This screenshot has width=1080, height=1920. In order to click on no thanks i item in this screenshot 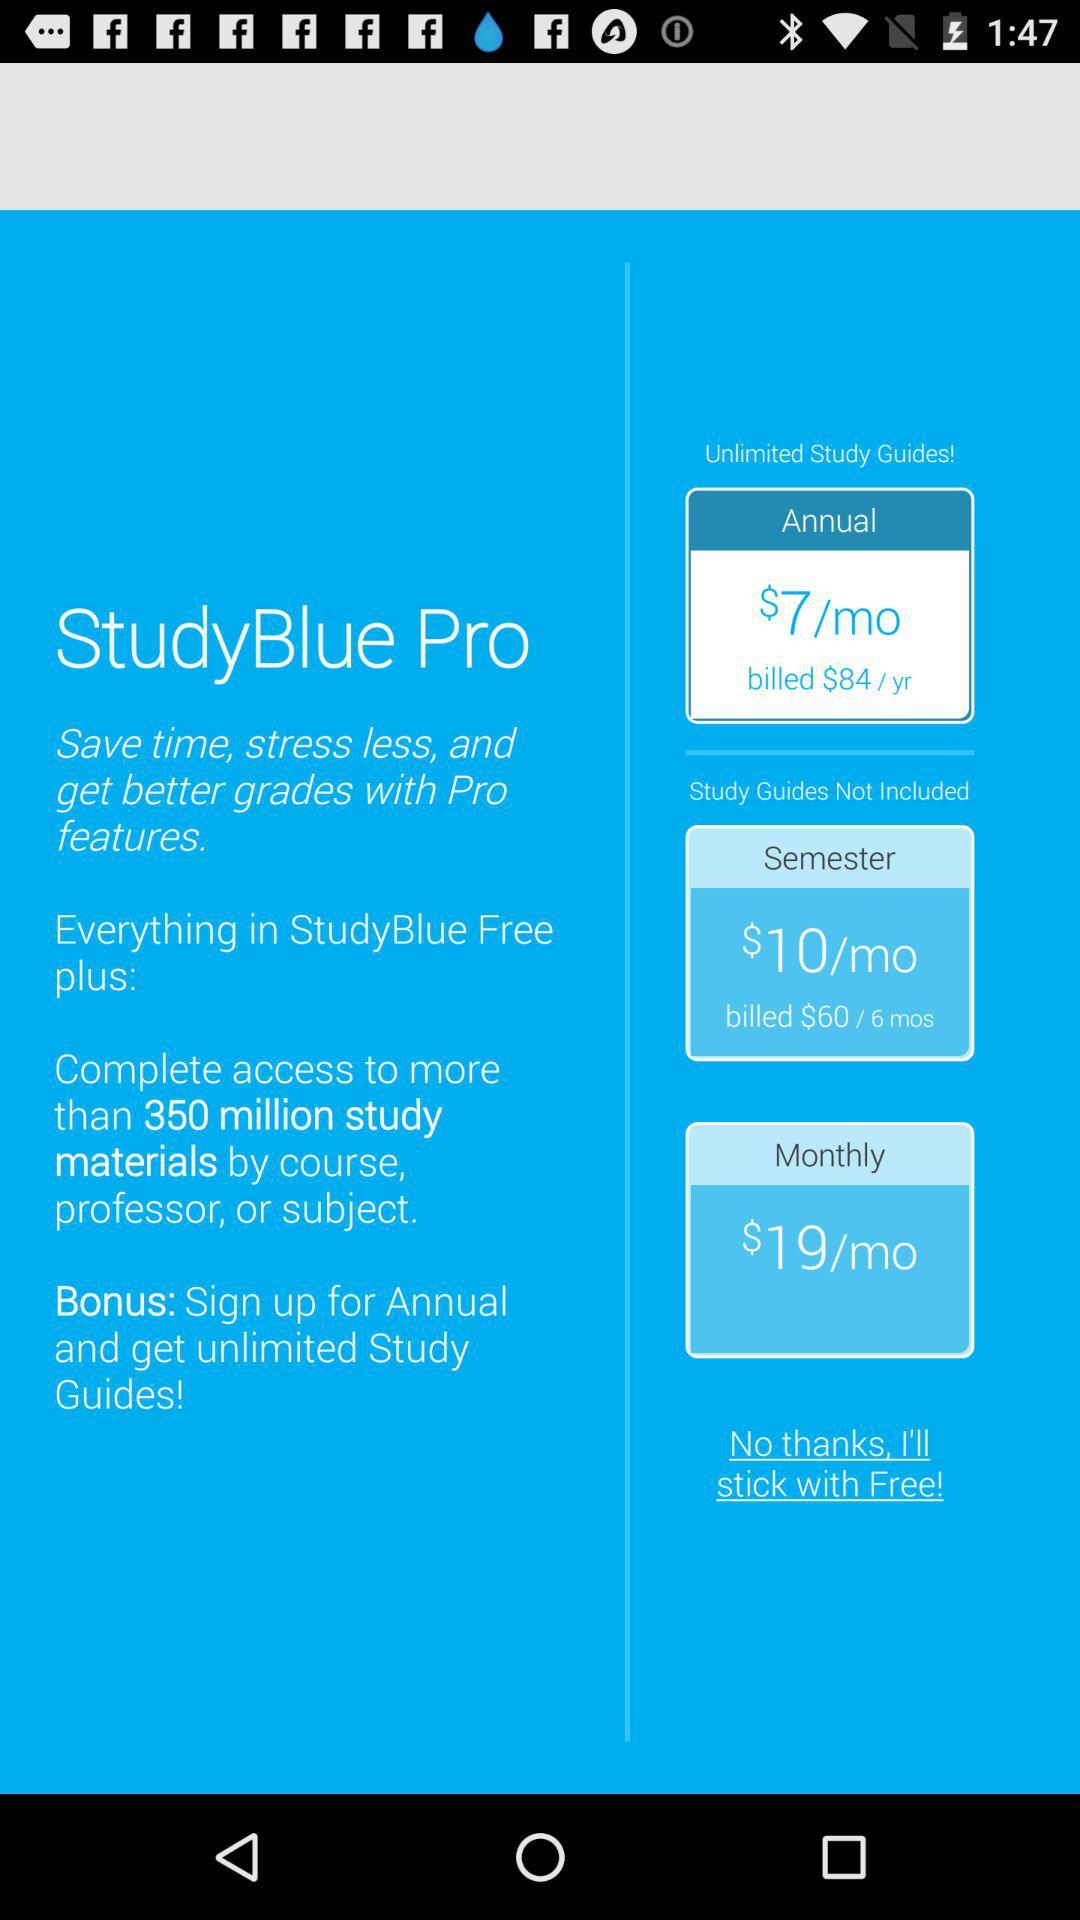, I will do `click(829, 1462)`.